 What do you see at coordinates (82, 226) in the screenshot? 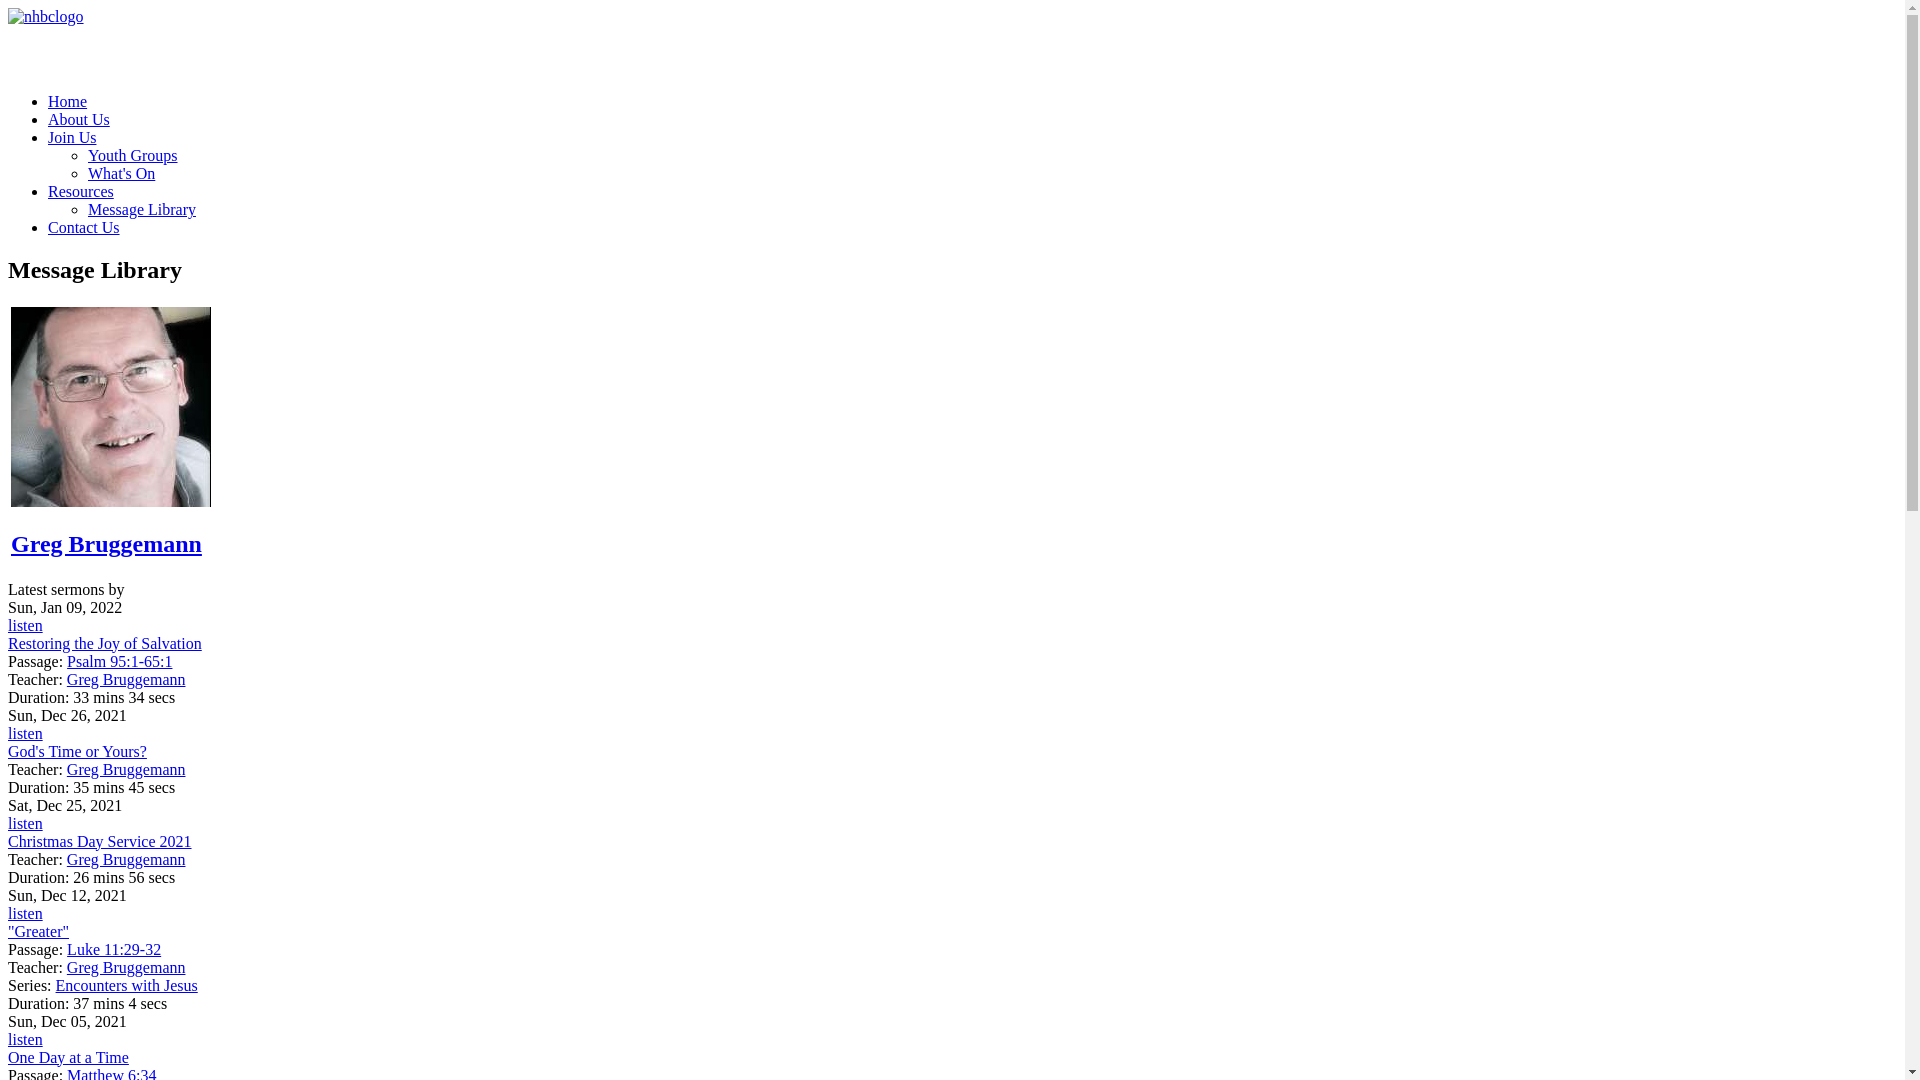
I see `'Contact Us'` at bounding box center [82, 226].